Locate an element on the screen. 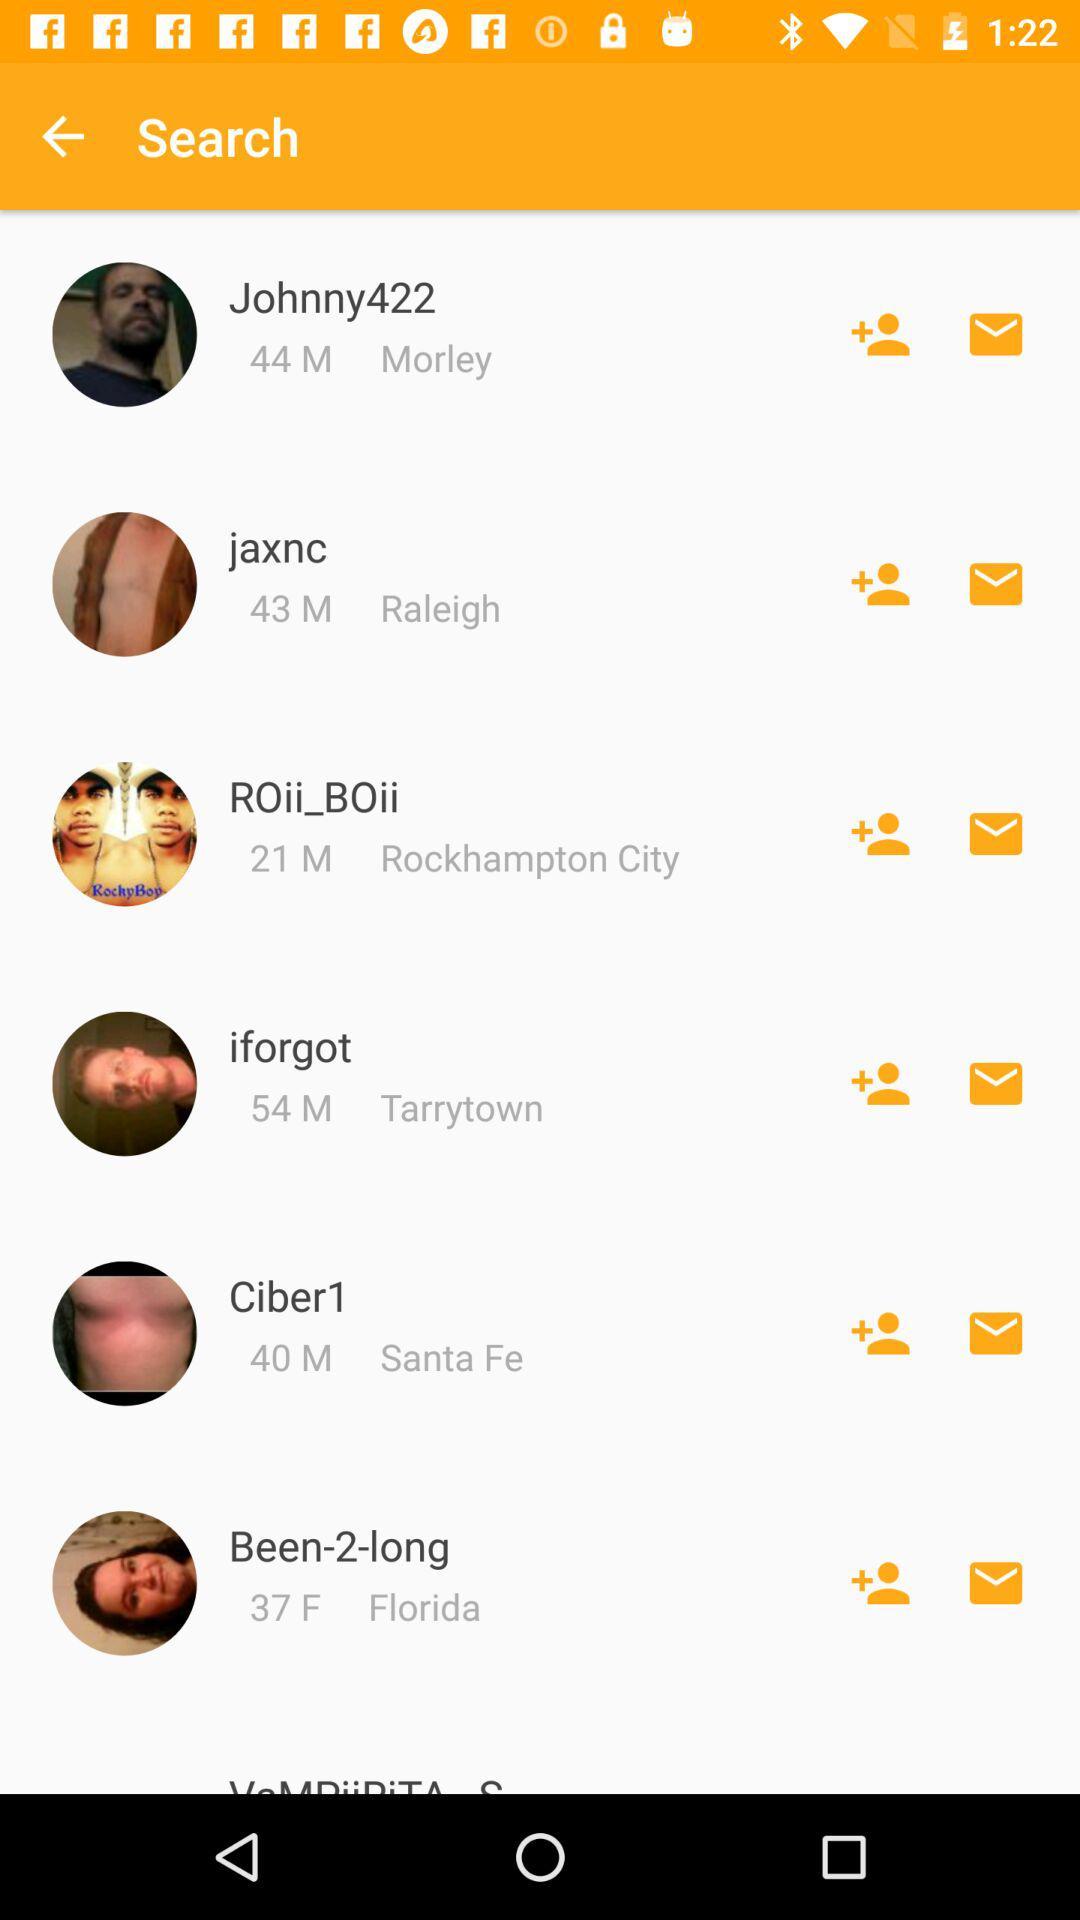 Image resolution: width=1080 pixels, height=1920 pixels. member profile is located at coordinates (124, 1083).